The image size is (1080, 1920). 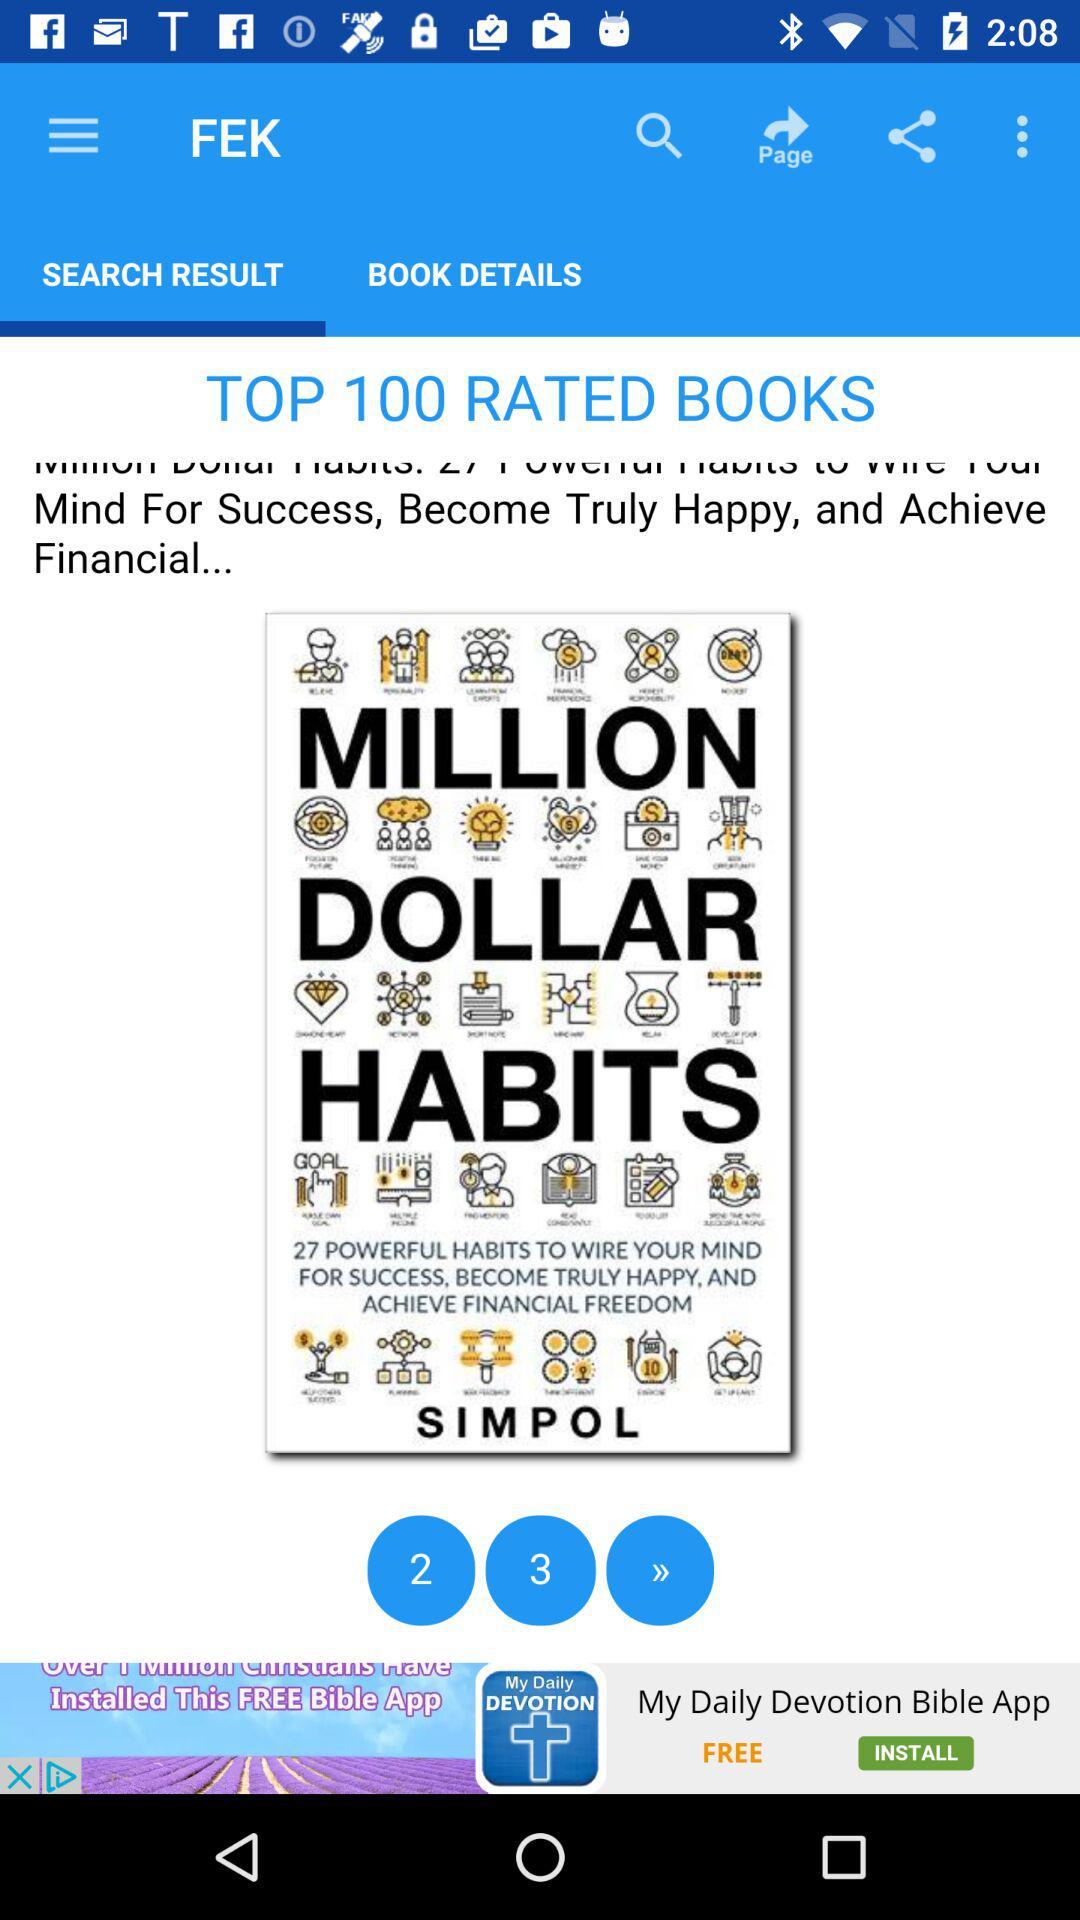 What do you see at coordinates (72, 135) in the screenshot?
I see `the menu icon` at bounding box center [72, 135].